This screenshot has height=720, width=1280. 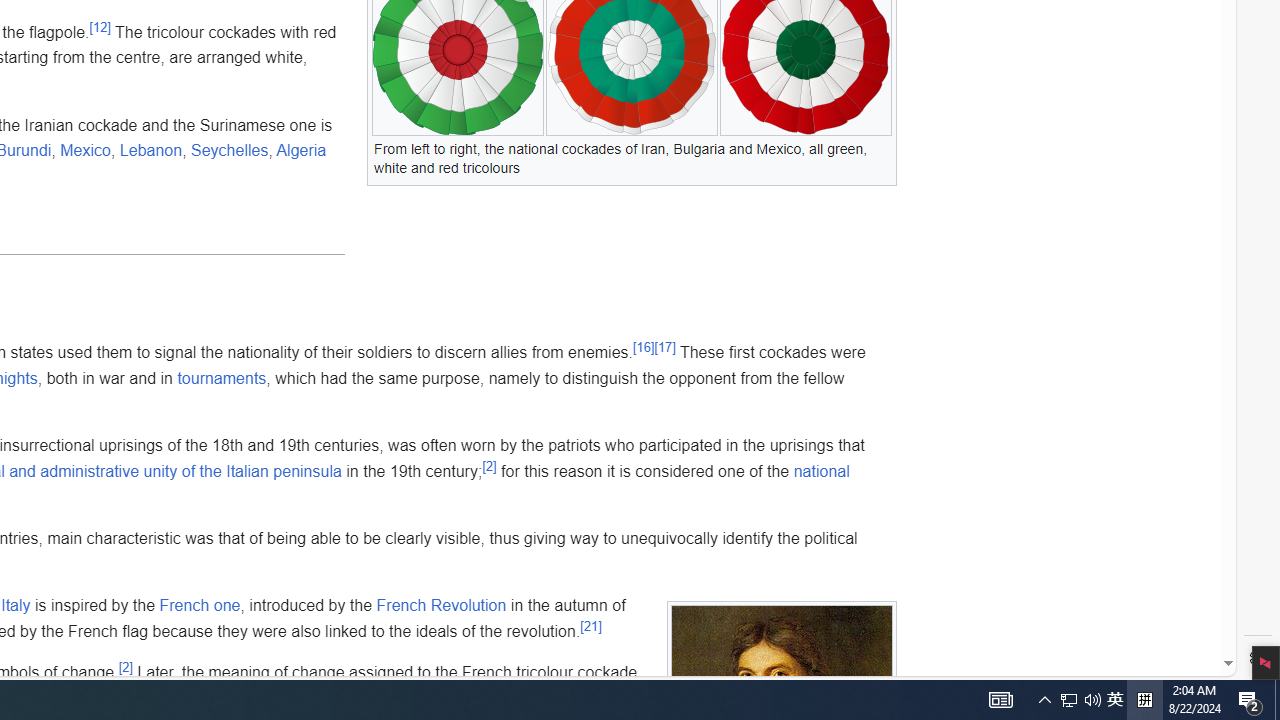 I want to click on 'Lebanon', so click(x=150, y=149).